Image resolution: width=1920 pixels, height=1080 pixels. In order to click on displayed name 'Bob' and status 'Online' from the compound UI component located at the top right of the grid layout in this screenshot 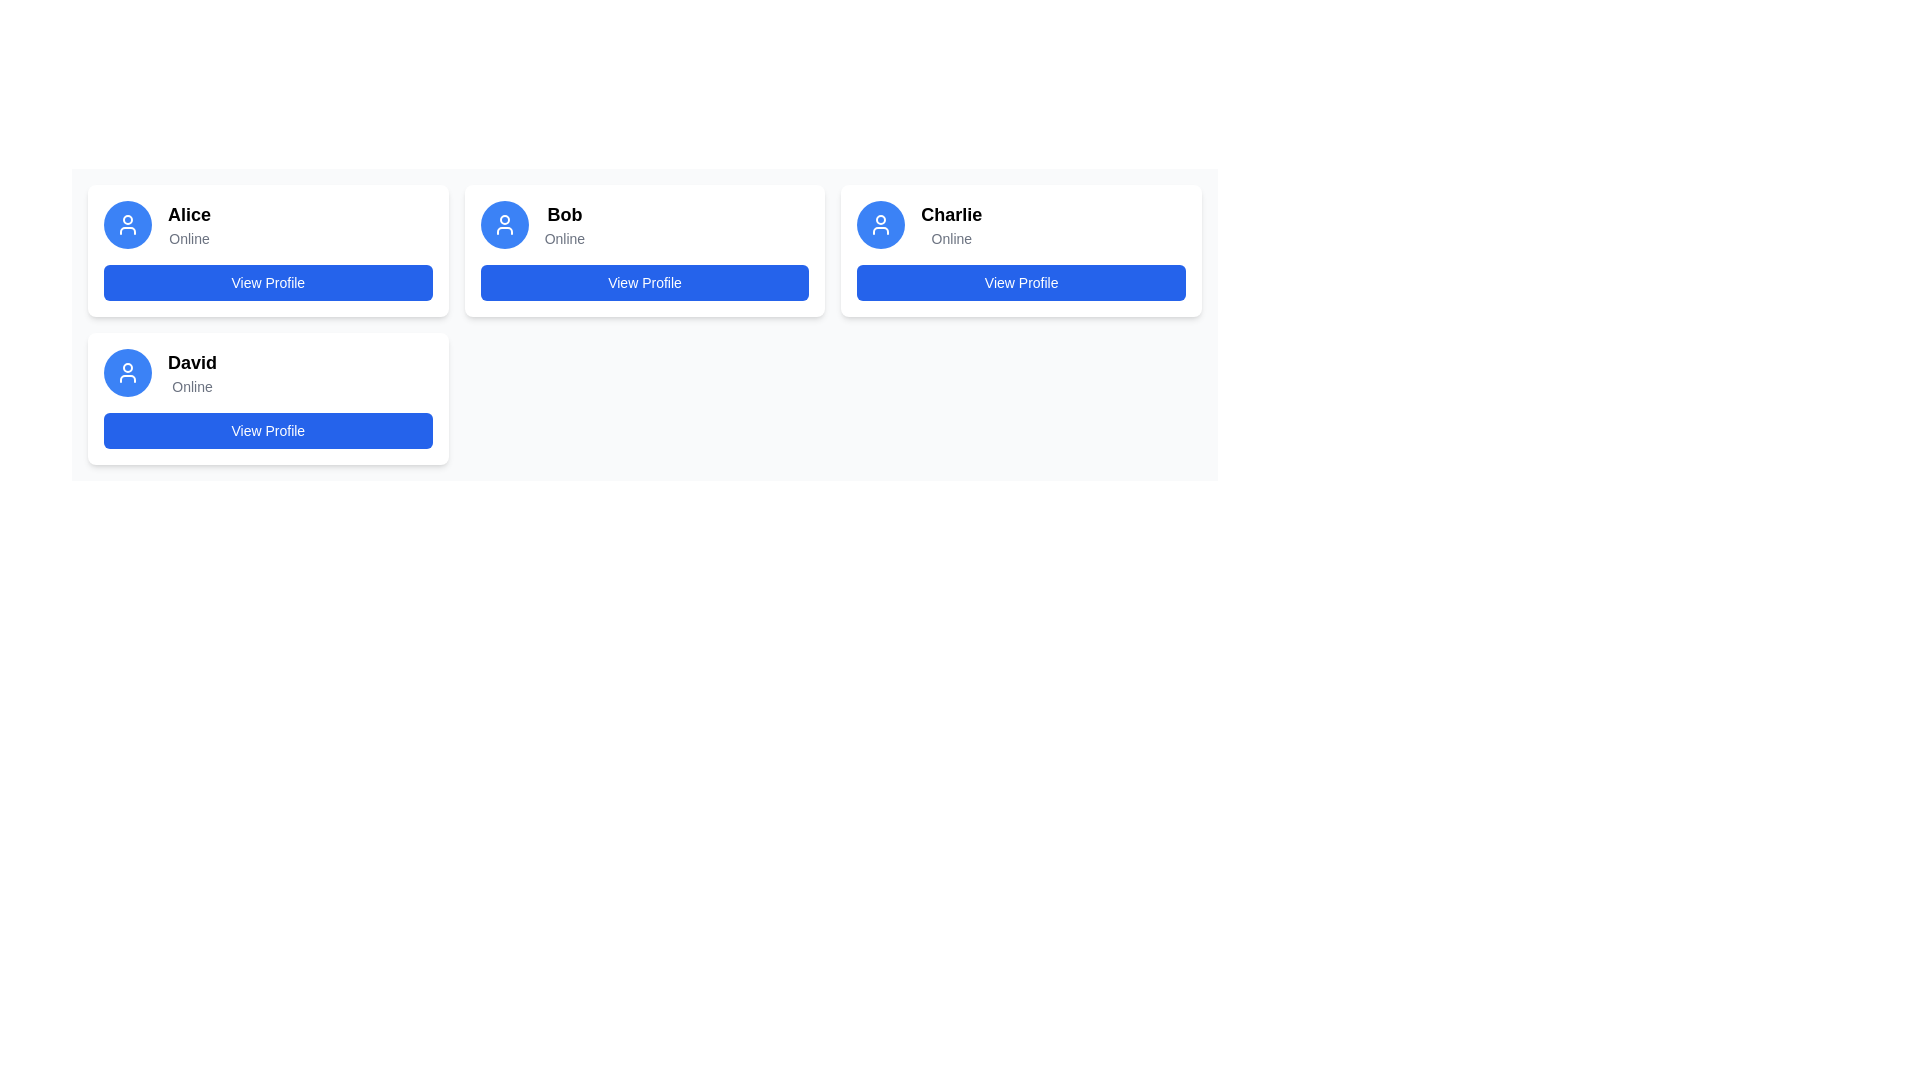, I will do `click(563, 224)`.